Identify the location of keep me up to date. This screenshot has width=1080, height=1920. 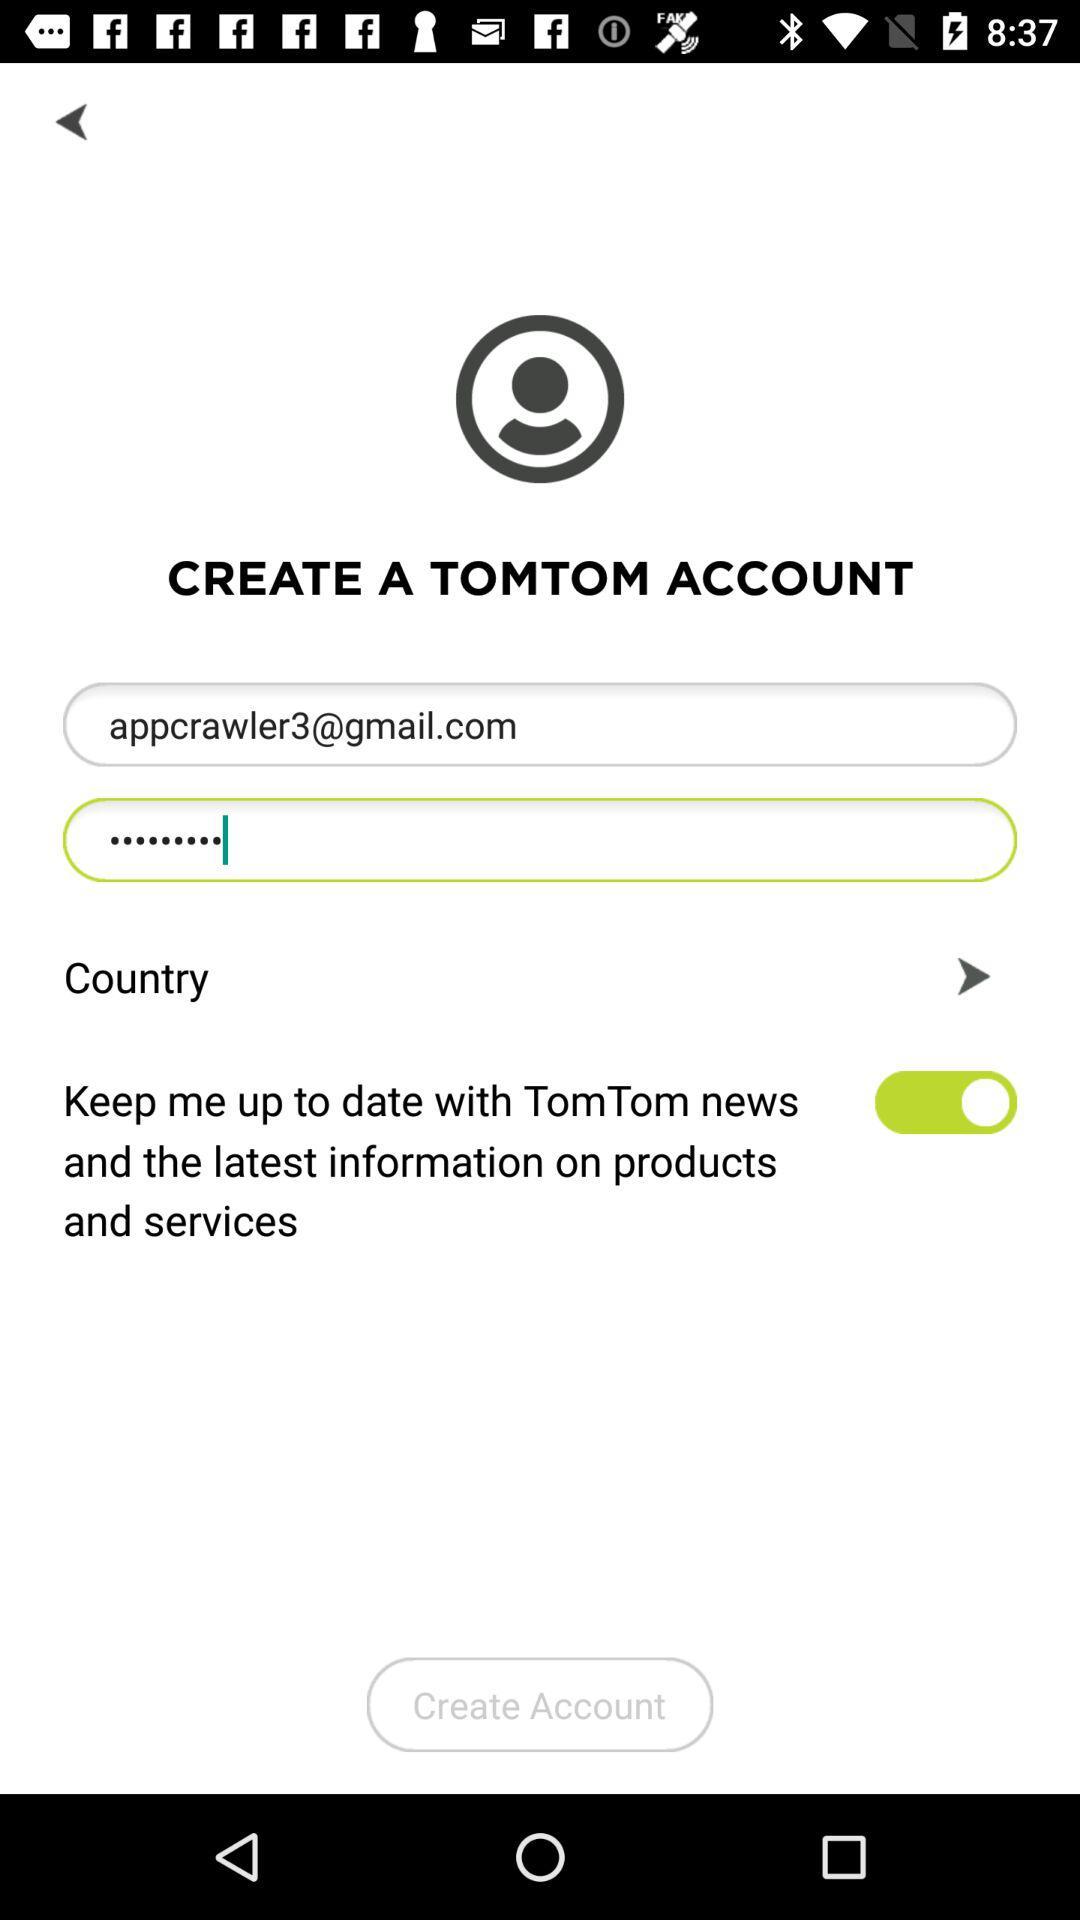
(945, 1101).